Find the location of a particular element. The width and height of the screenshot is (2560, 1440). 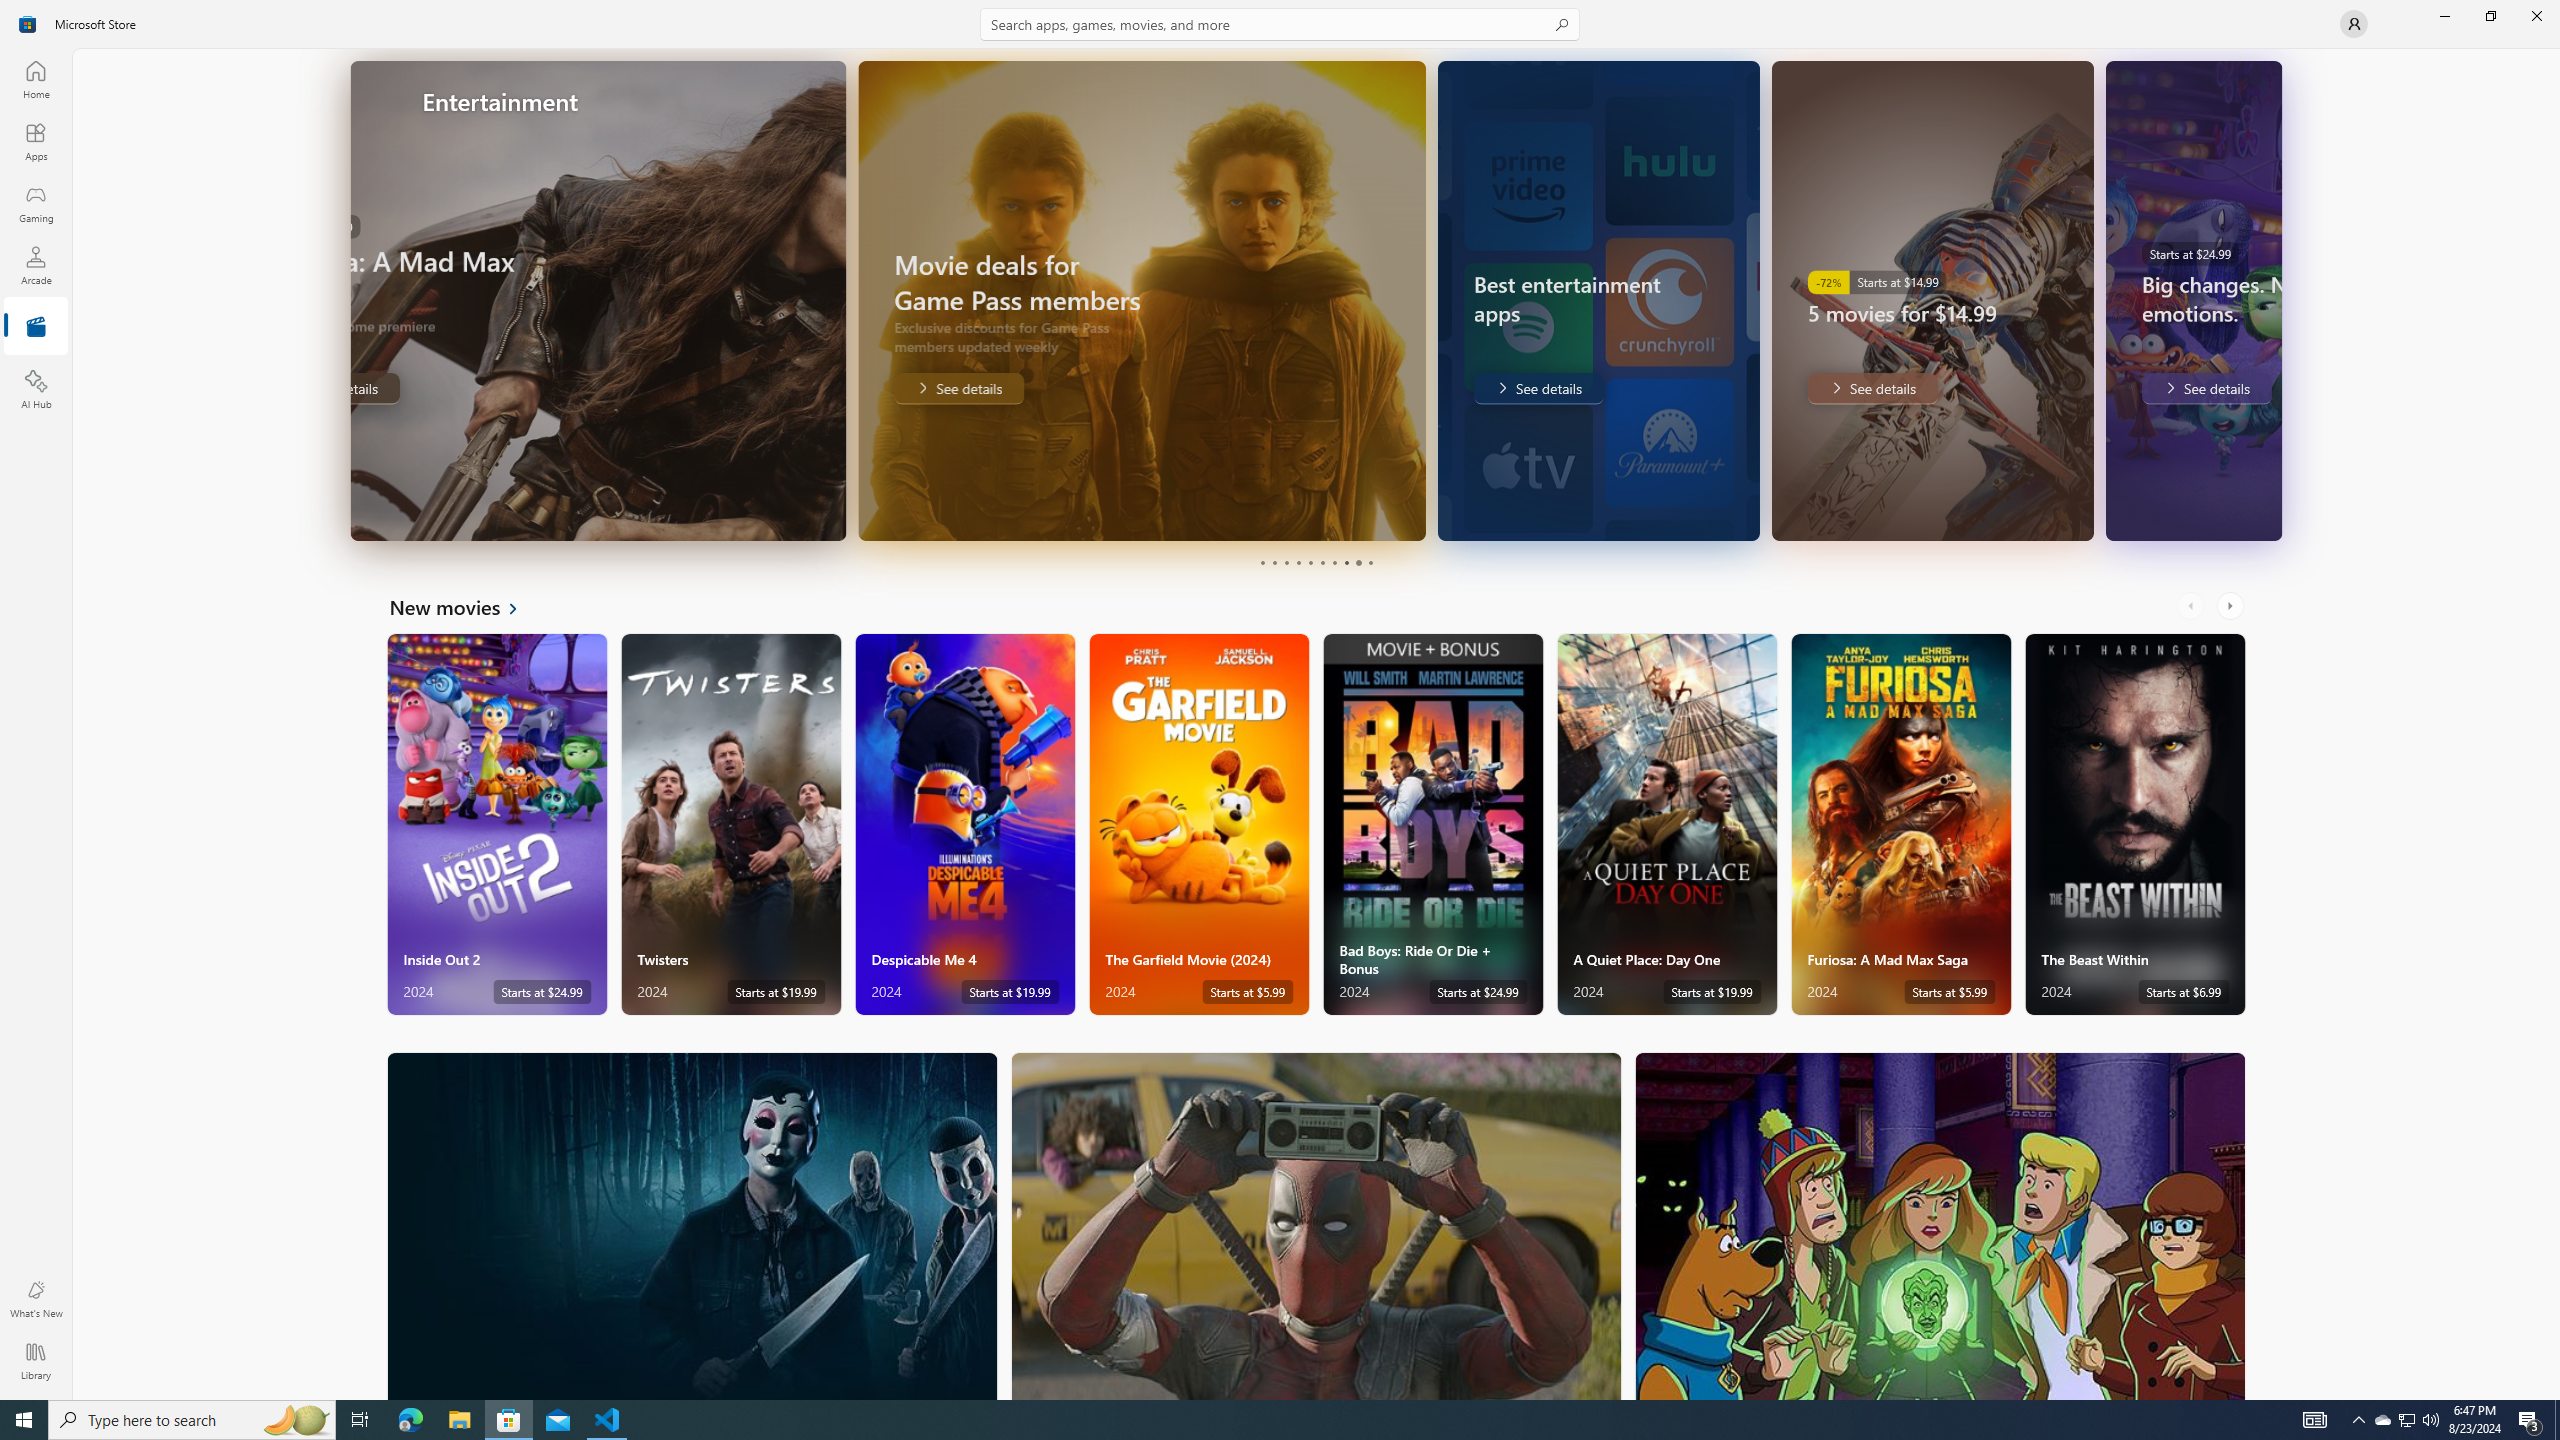

'AutomationID: LeftScrollButton' is located at coordinates (2192, 605).